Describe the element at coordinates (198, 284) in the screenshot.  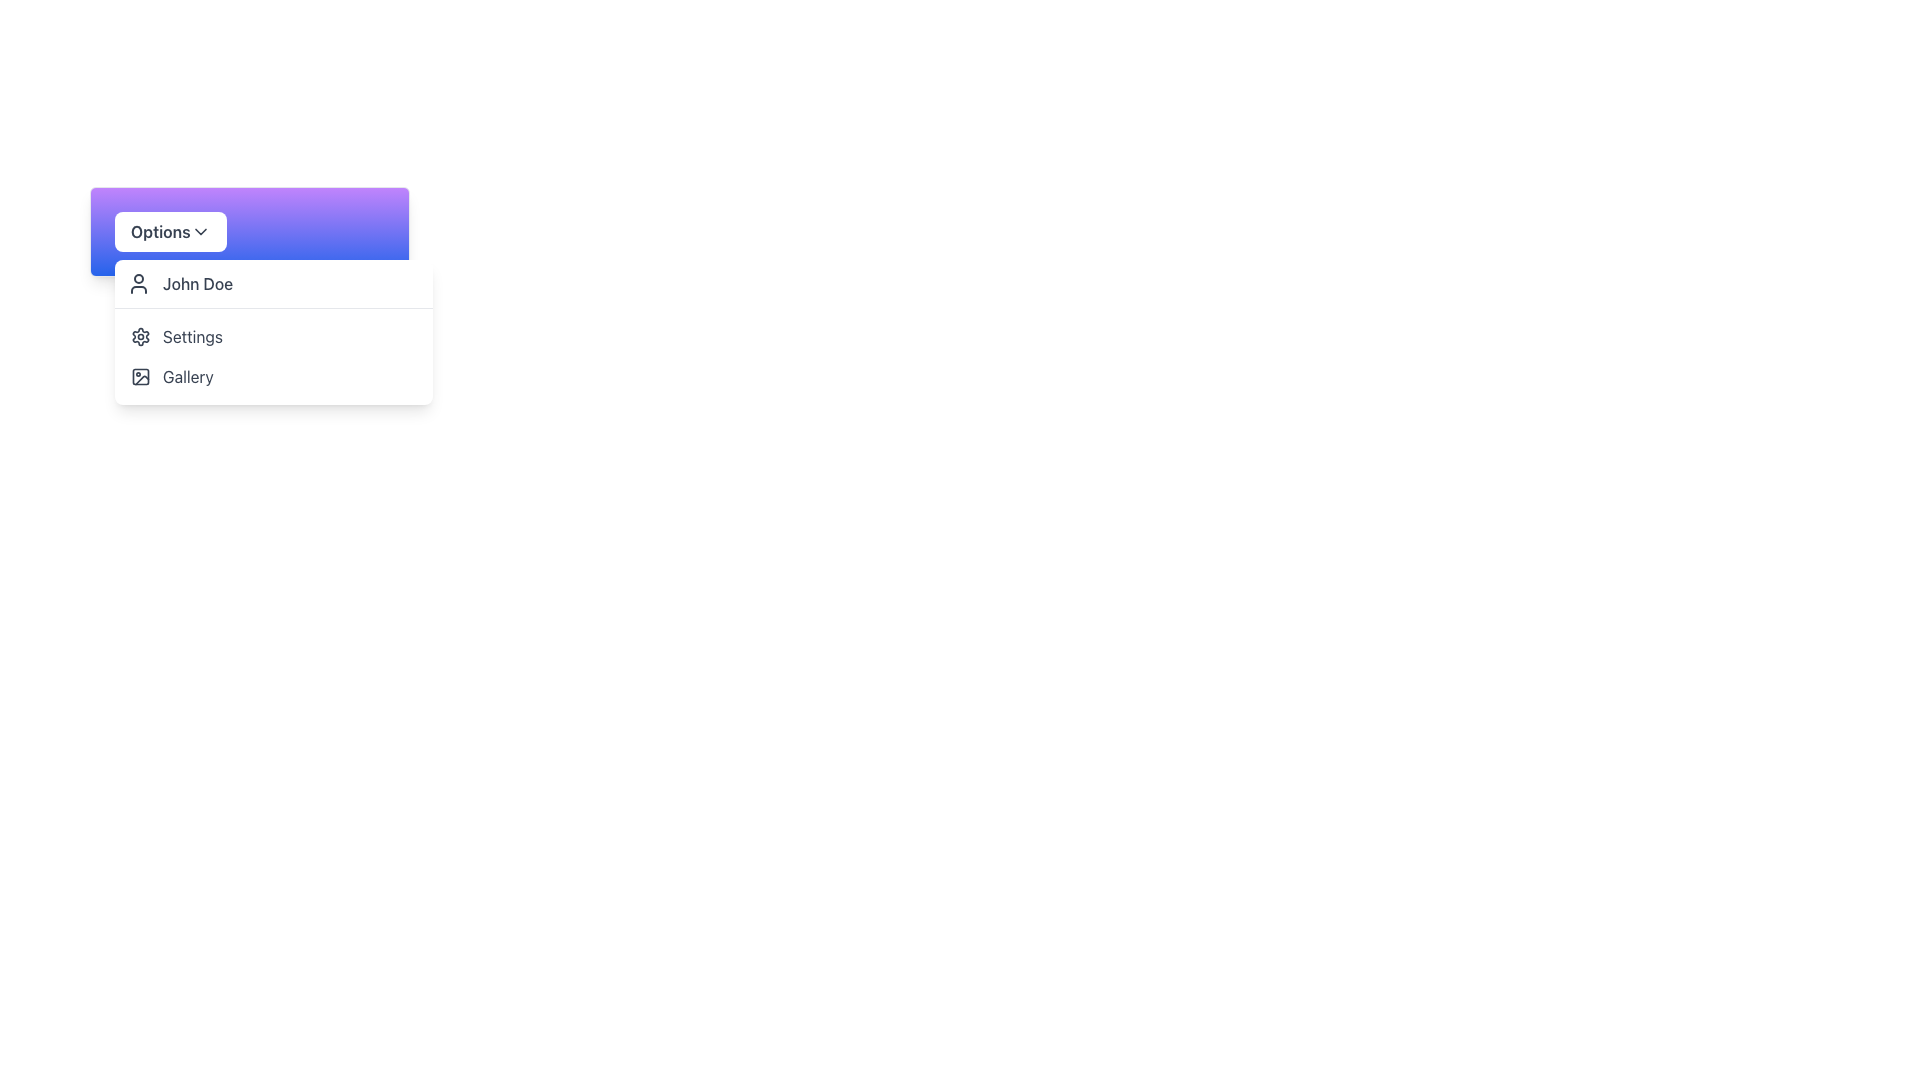
I see `the text label 'John Doe' which is the first item in a dropdown menu under the purple 'Options' button, positioned to the right of a user icon` at that location.